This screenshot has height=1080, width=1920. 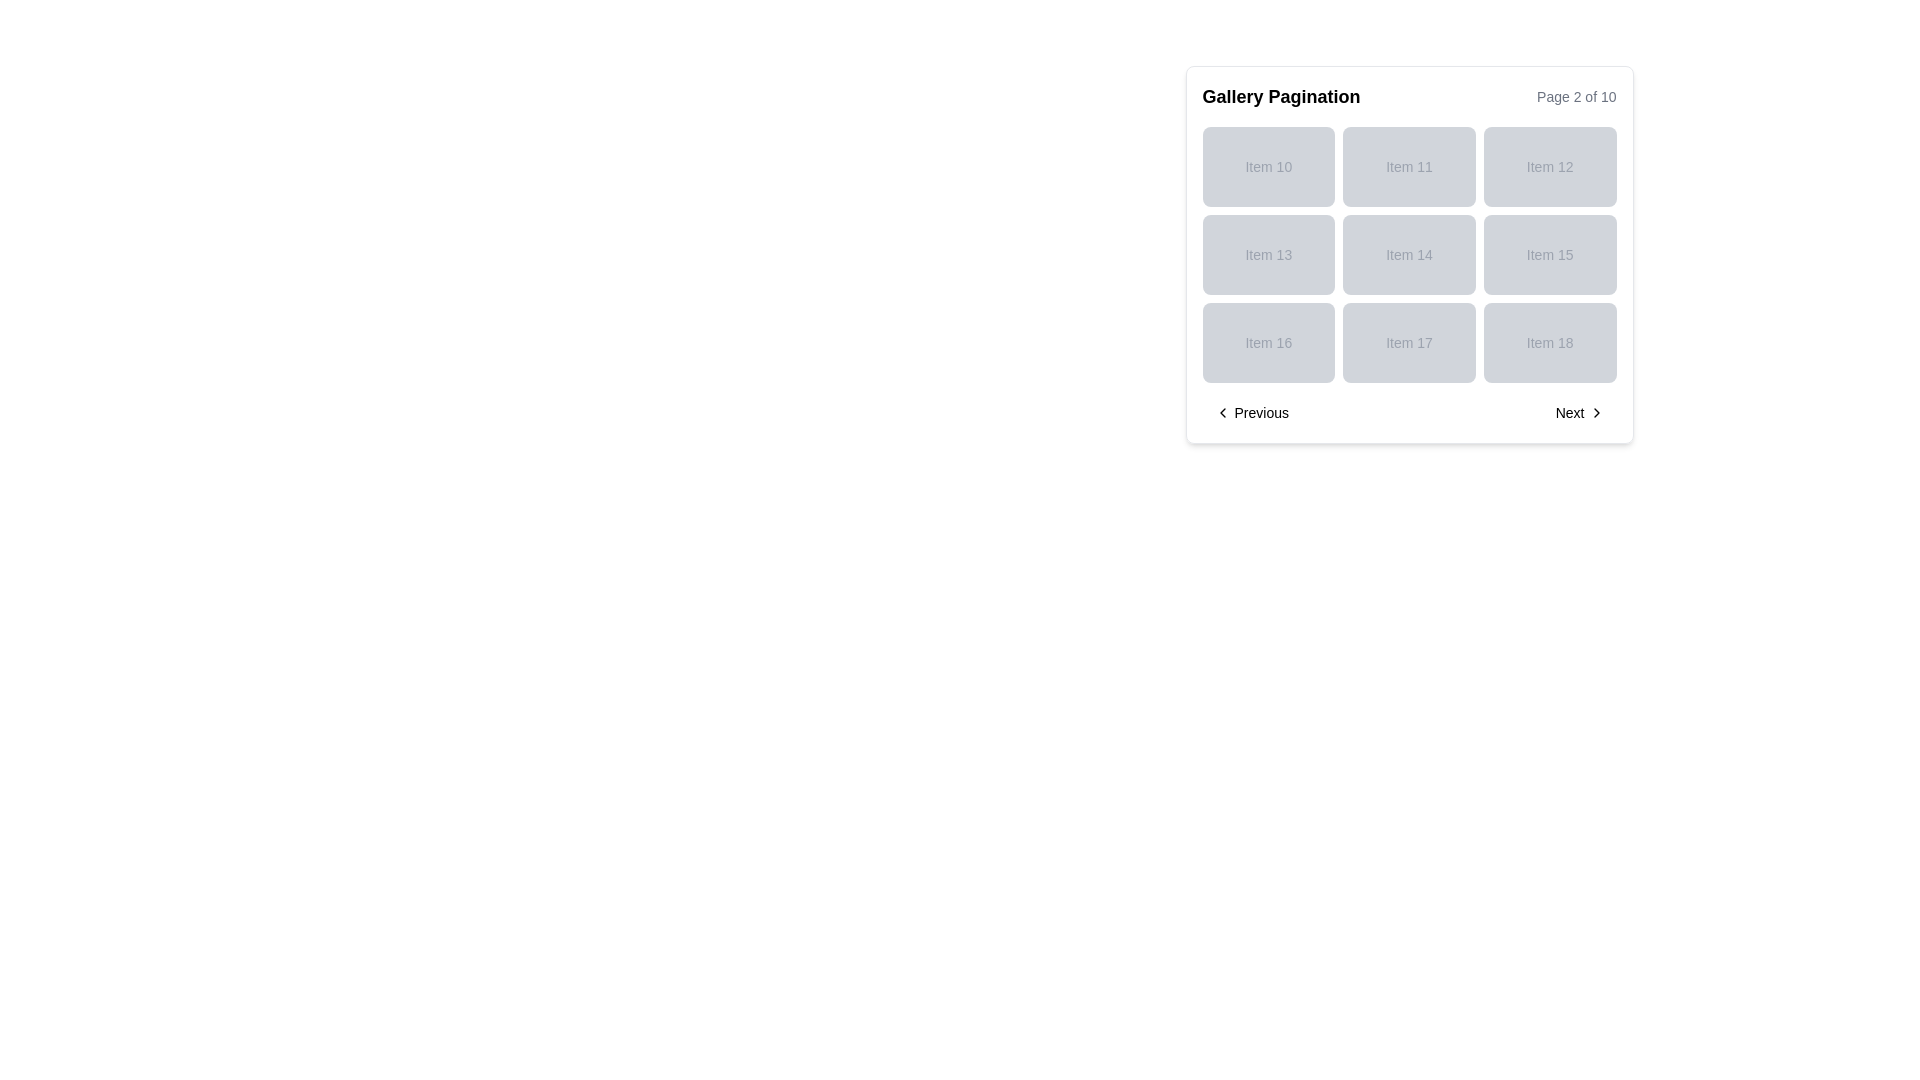 I want to click on the Chevron icon that indicates the directionality of the 'Previous' button in the pagination controls, so click(x=1221, y=411).